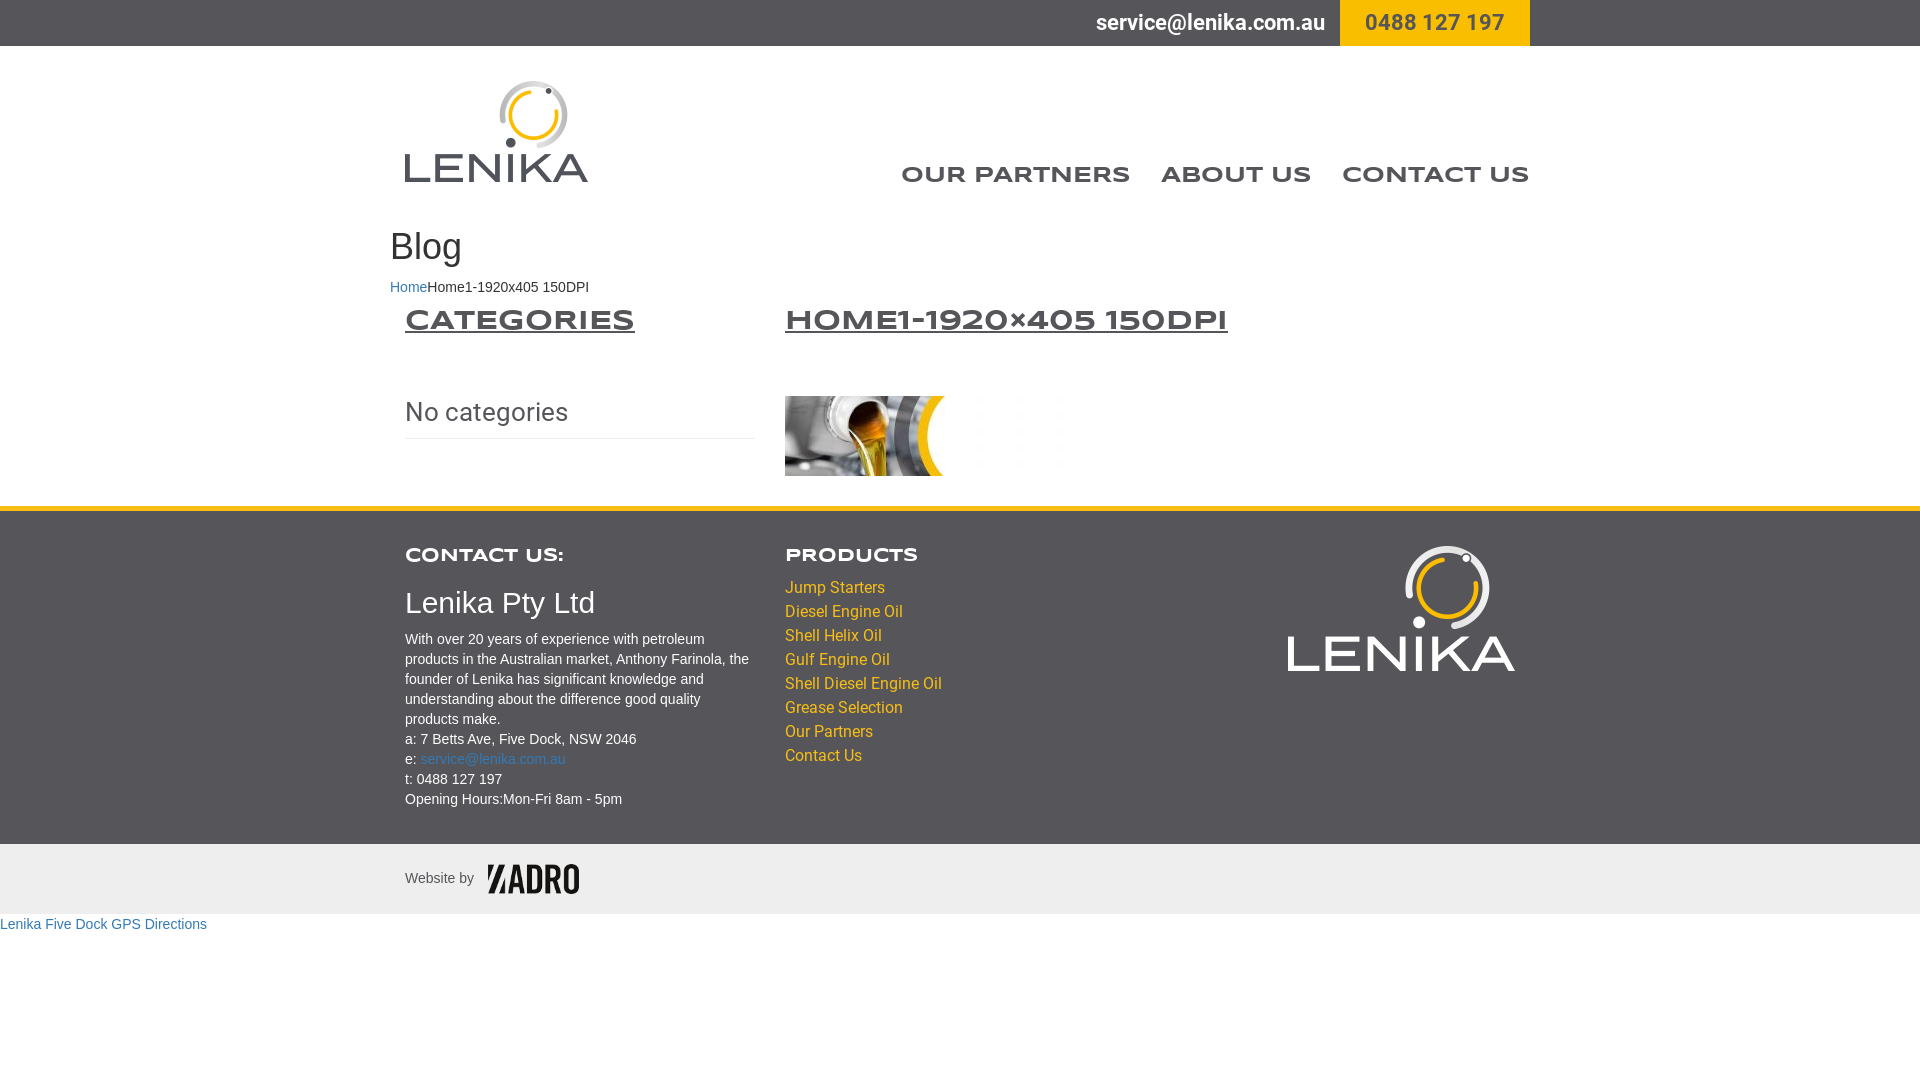 This screenshot has height=1080, width=1920. Describe the element at coordinates (844, 610) in the screenshot. I see `'Diesel Engine Oil'` at that location.